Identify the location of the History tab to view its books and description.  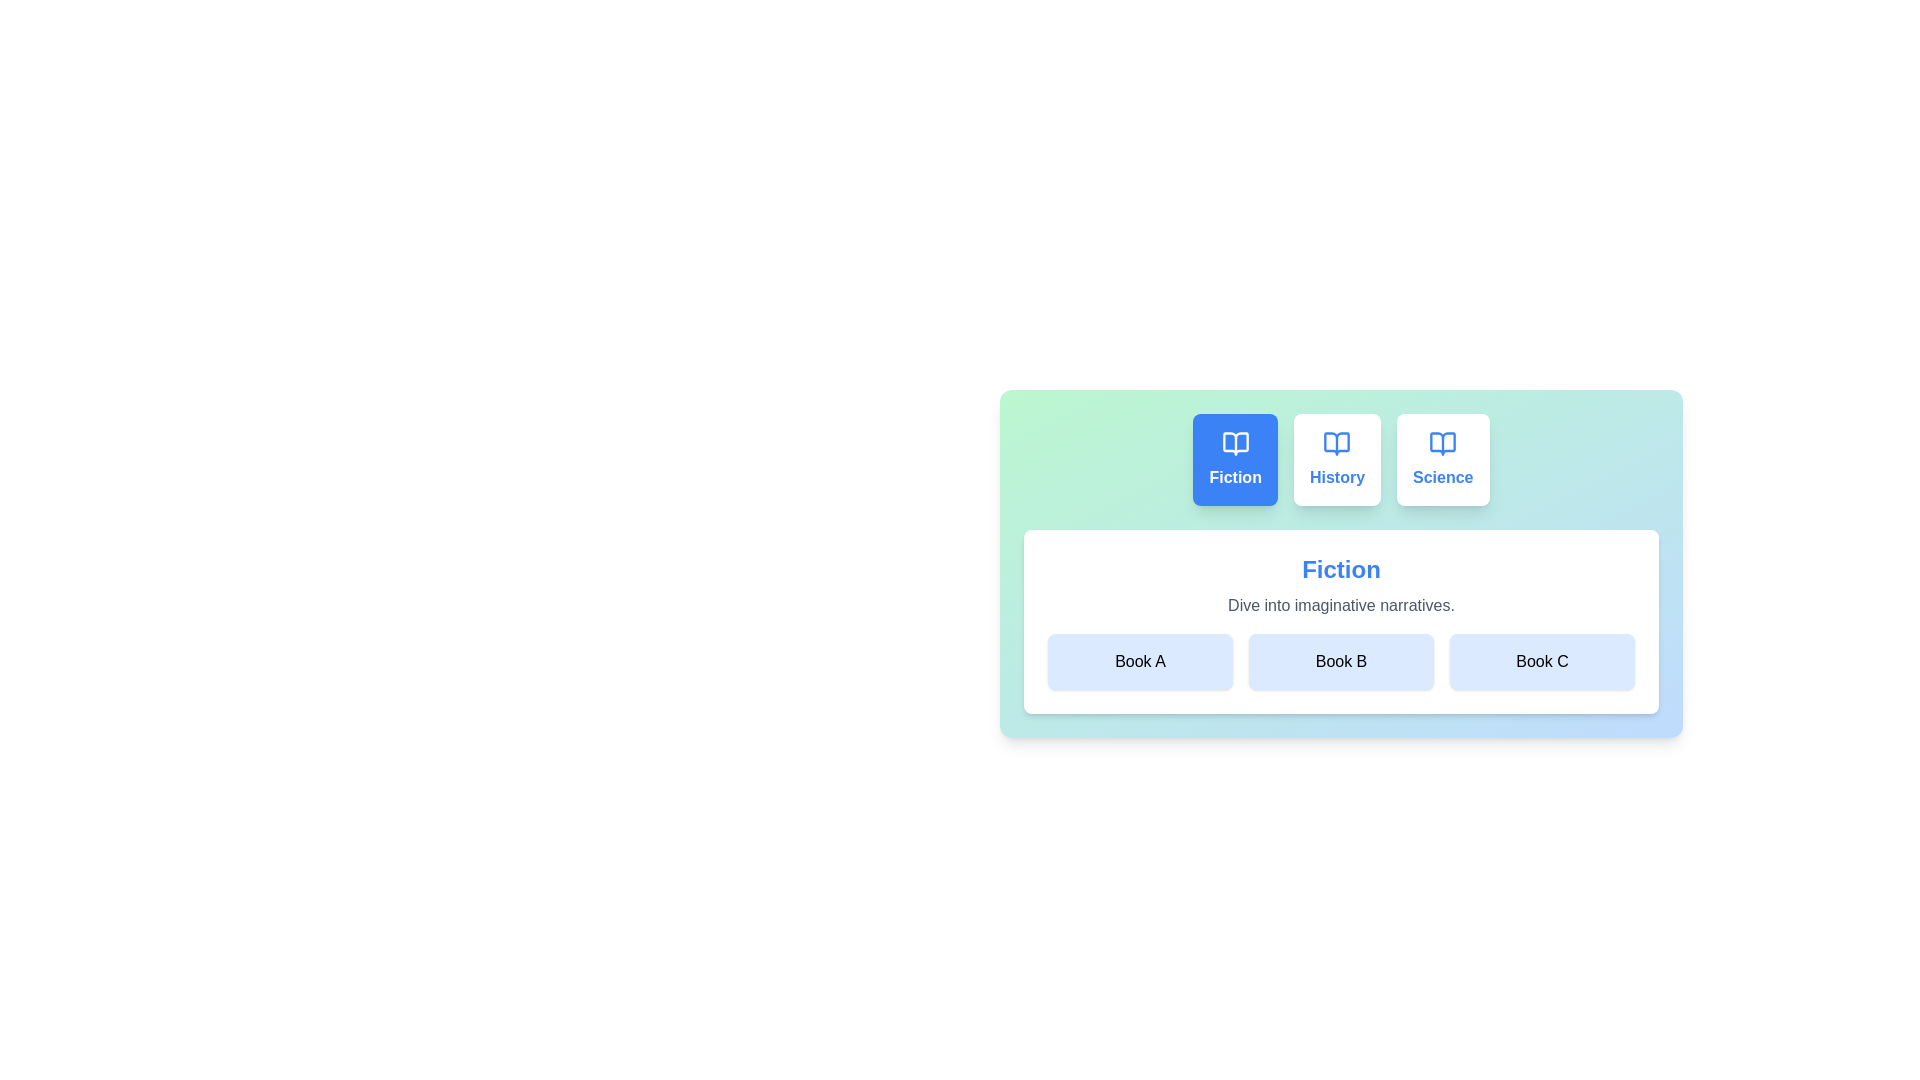
(1337, 459).